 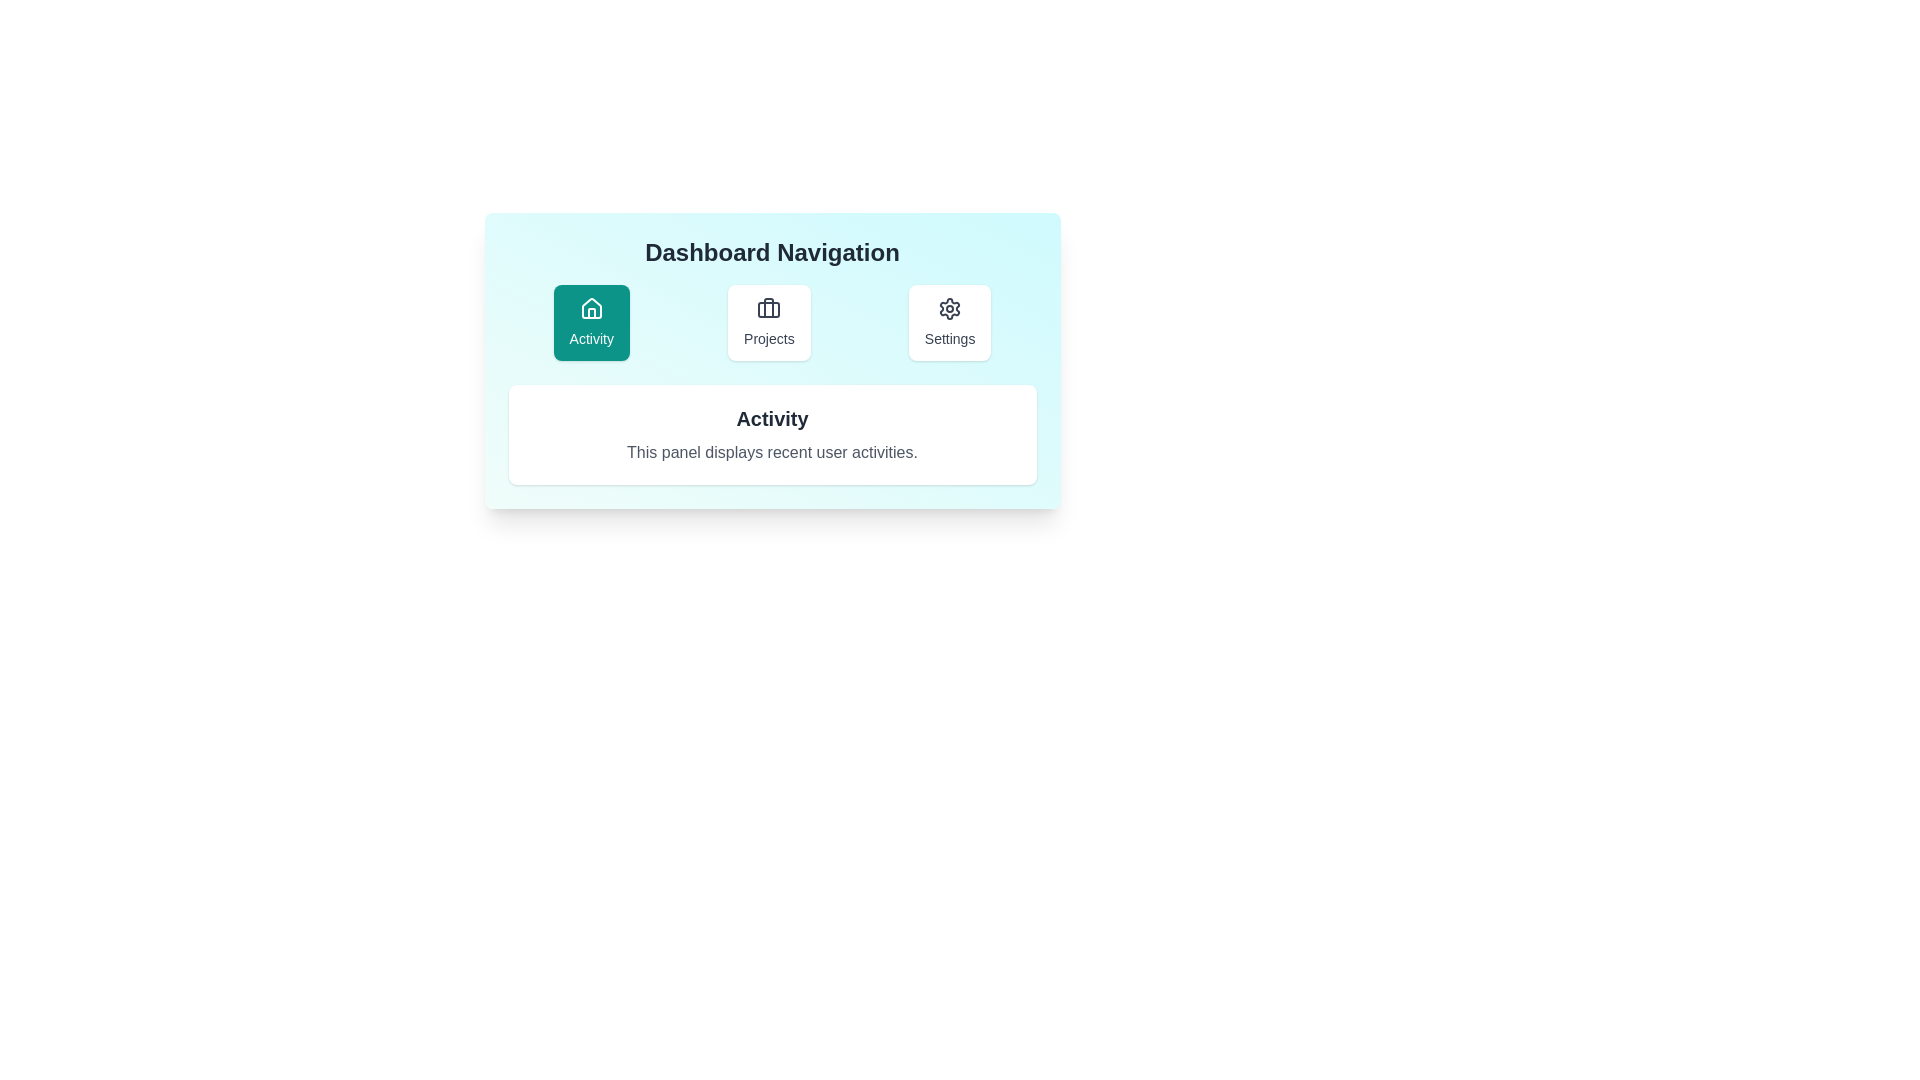 I want to click on the house-shaped icon within the 'Activity' button located at the top-left corner of the interface, so click(x=590, y=308).